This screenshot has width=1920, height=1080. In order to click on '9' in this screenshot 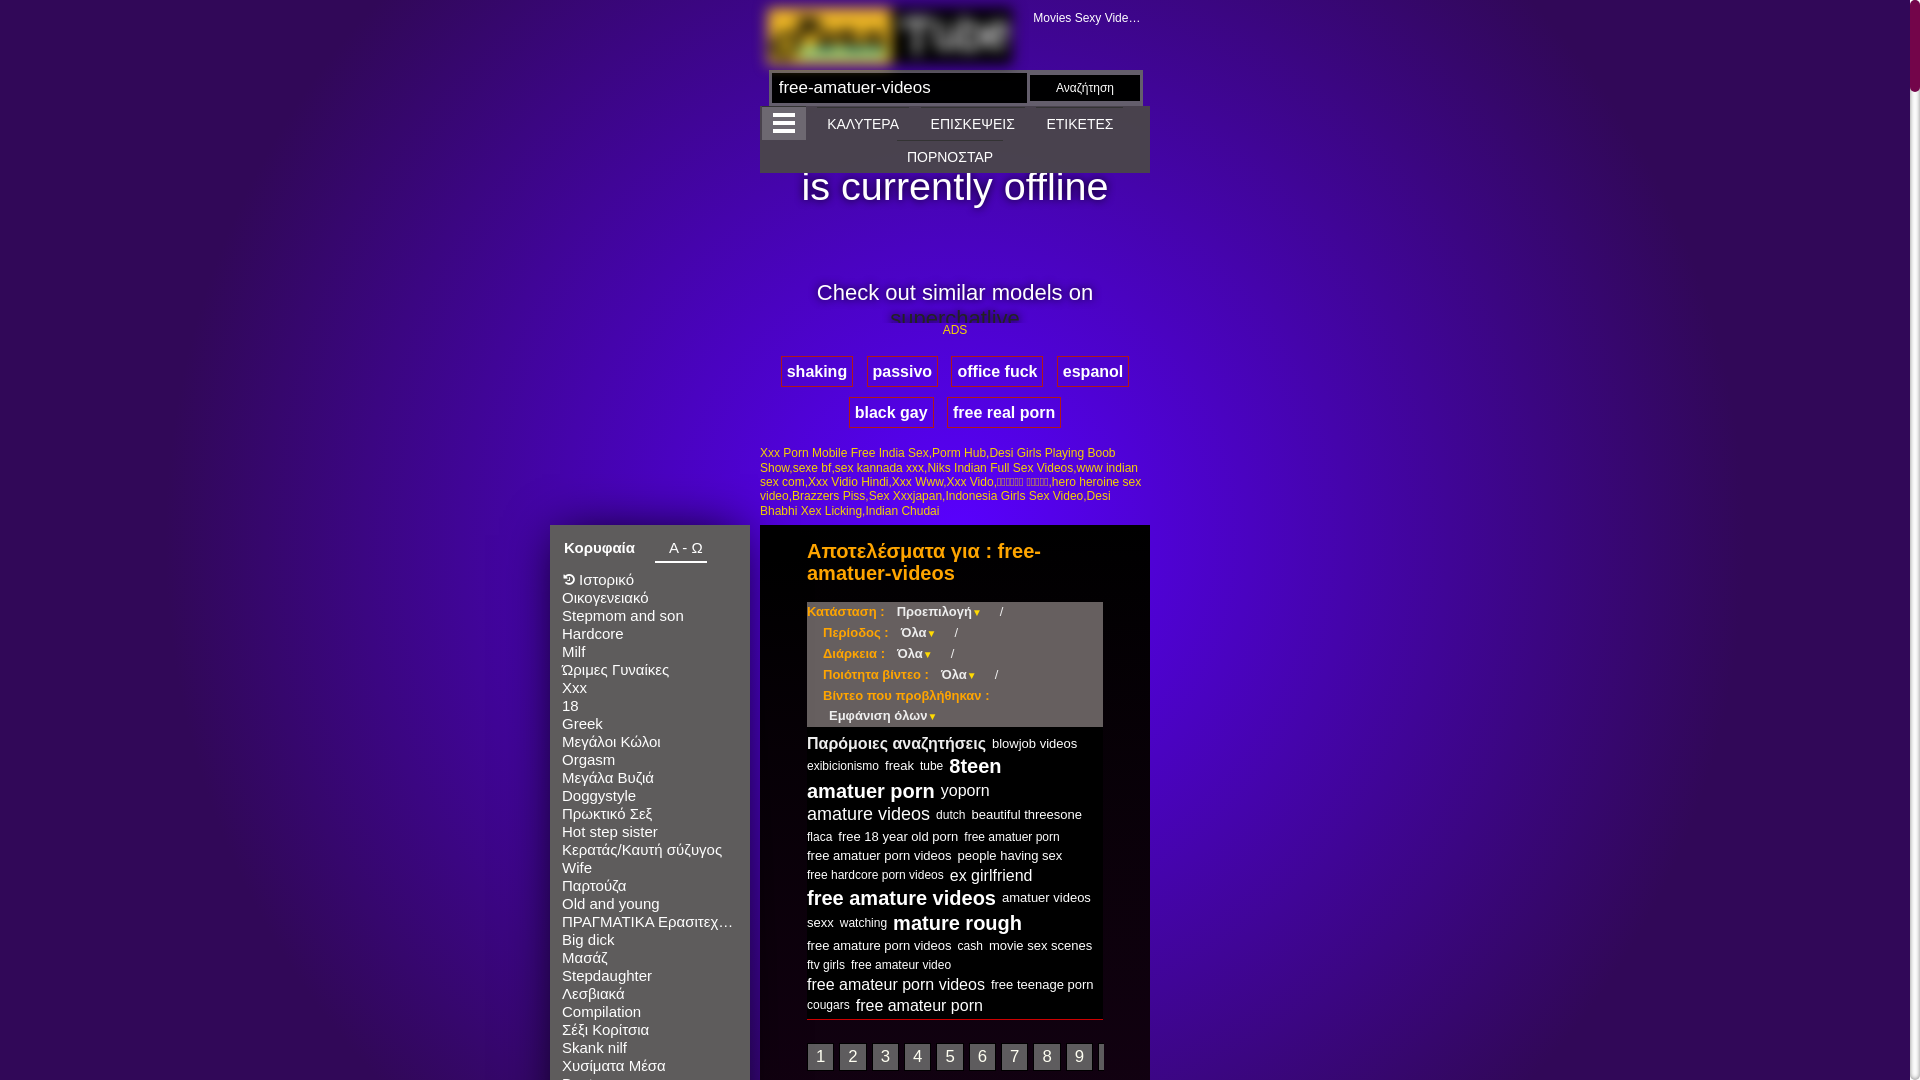, I will do `click(1078, 1055)`.